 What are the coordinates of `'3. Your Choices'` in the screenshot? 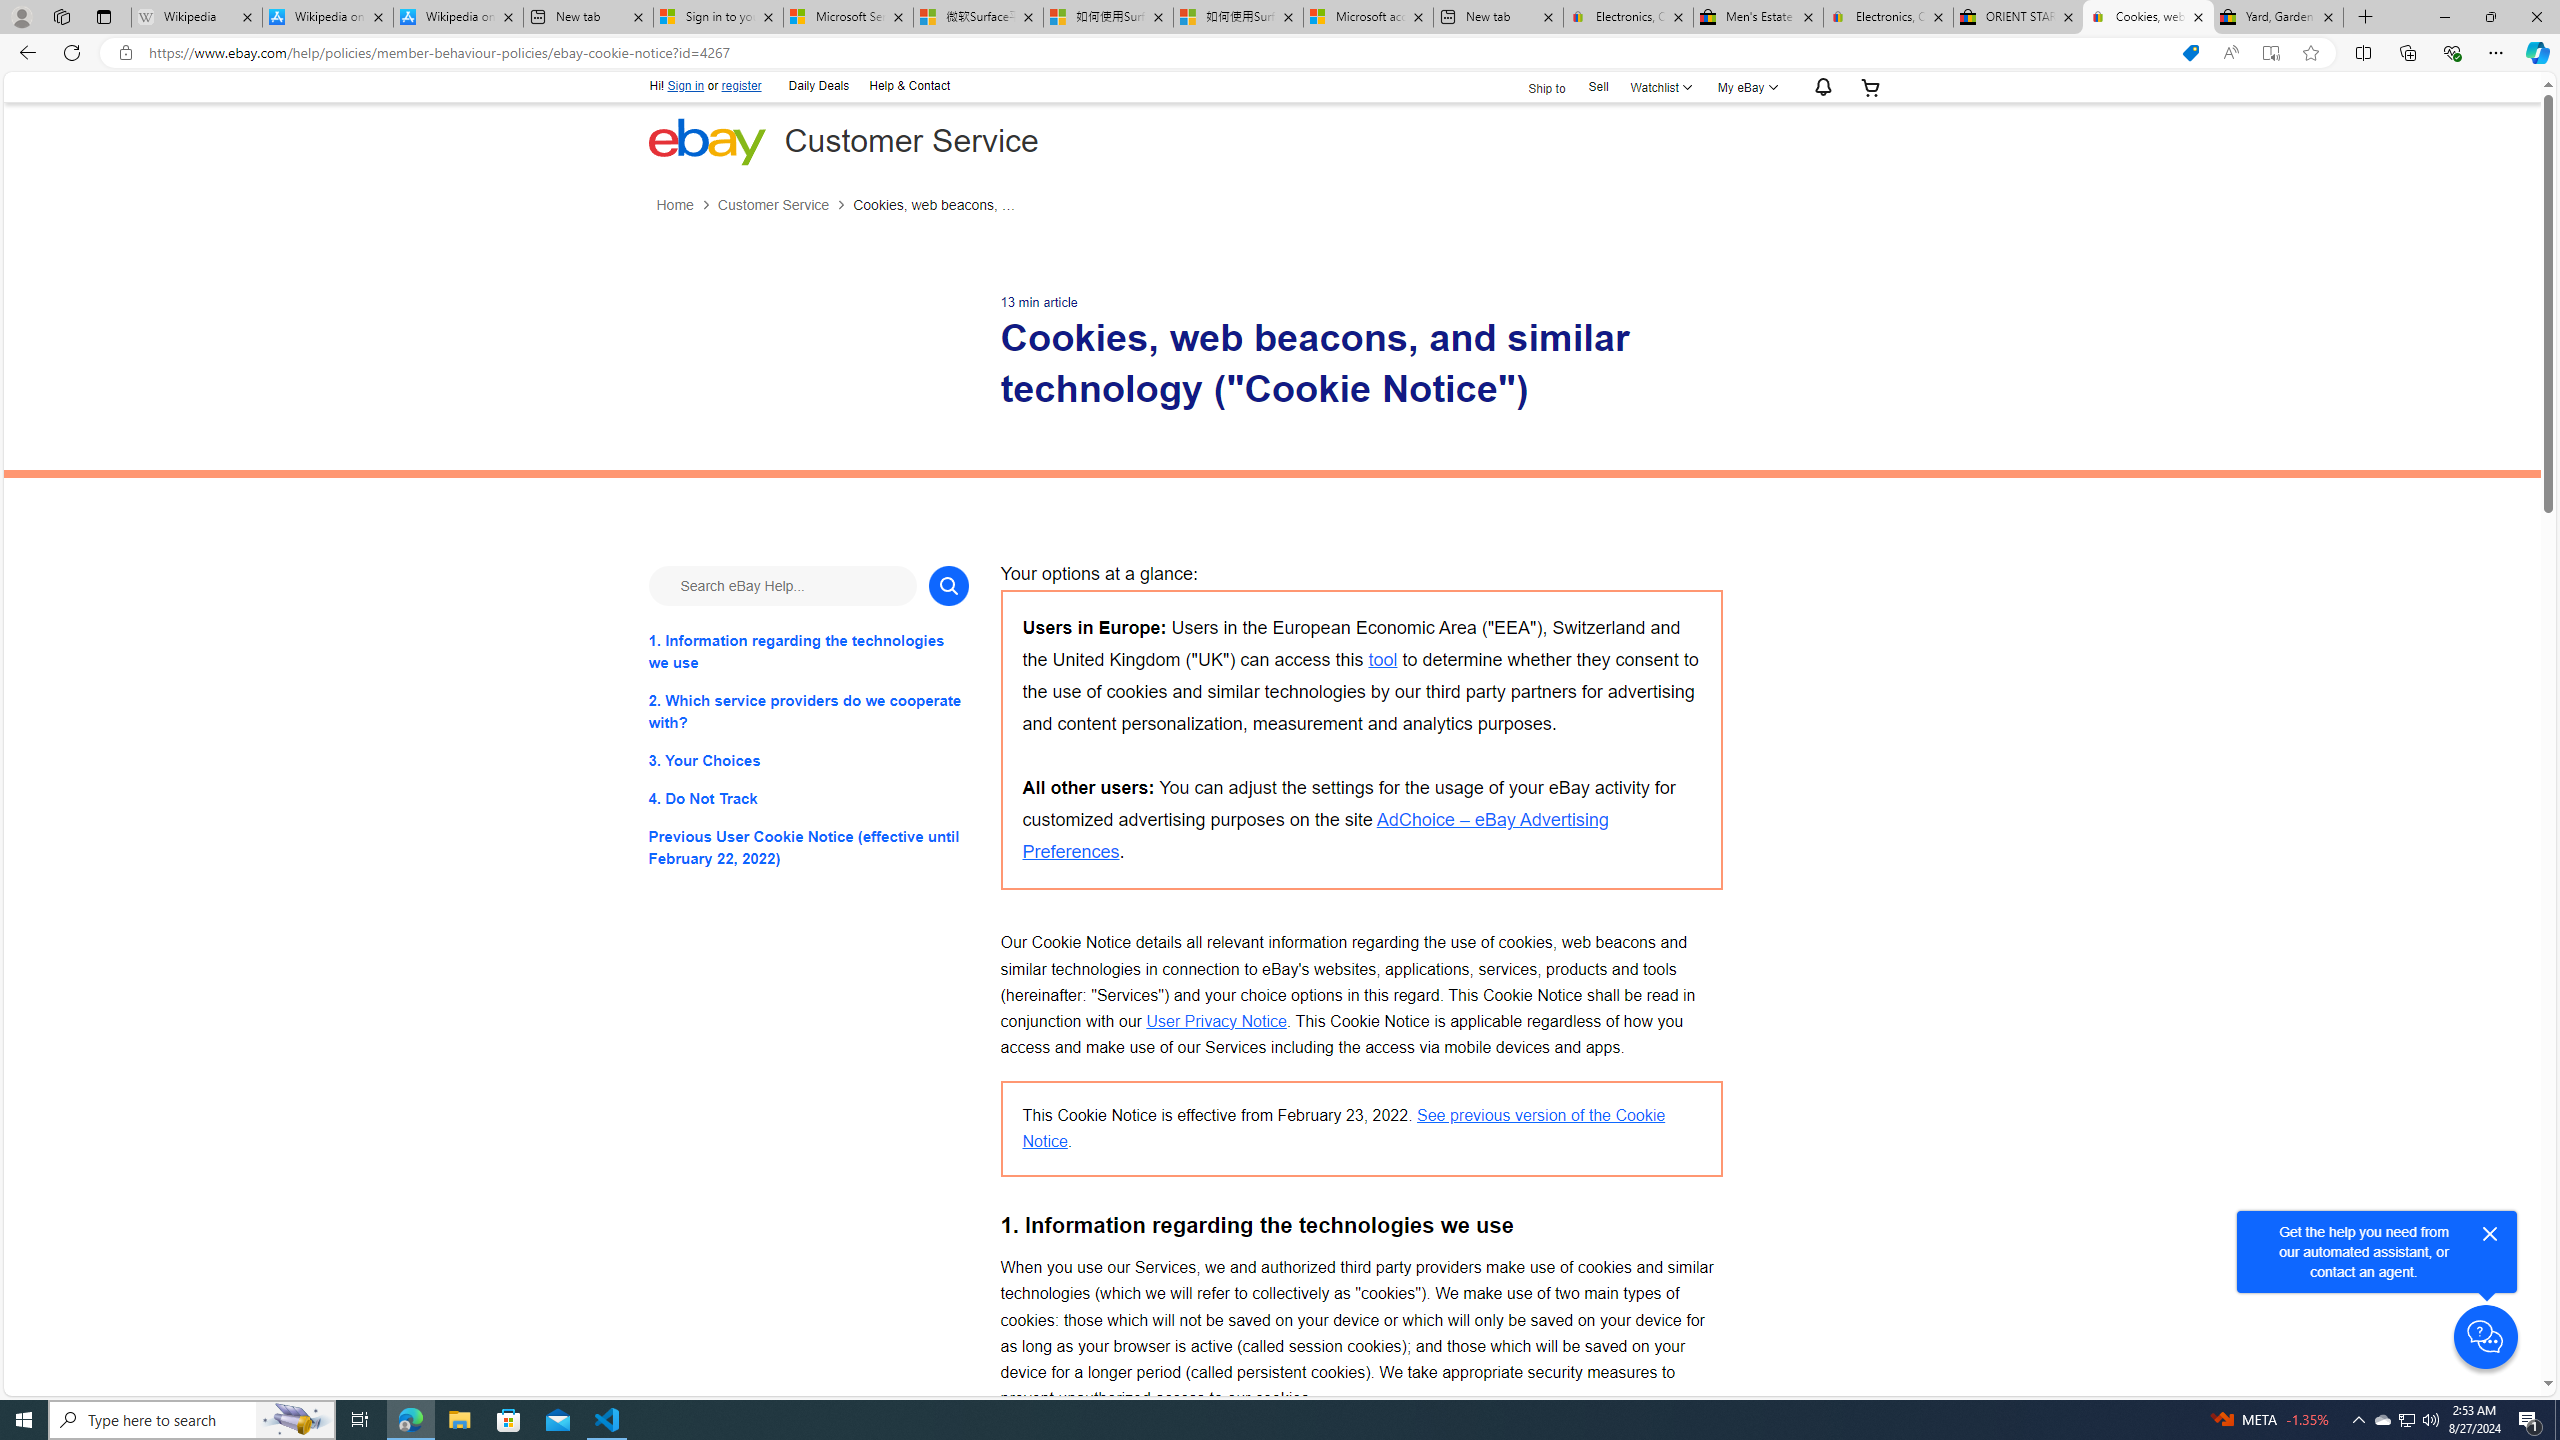 It's located at (807, 759).